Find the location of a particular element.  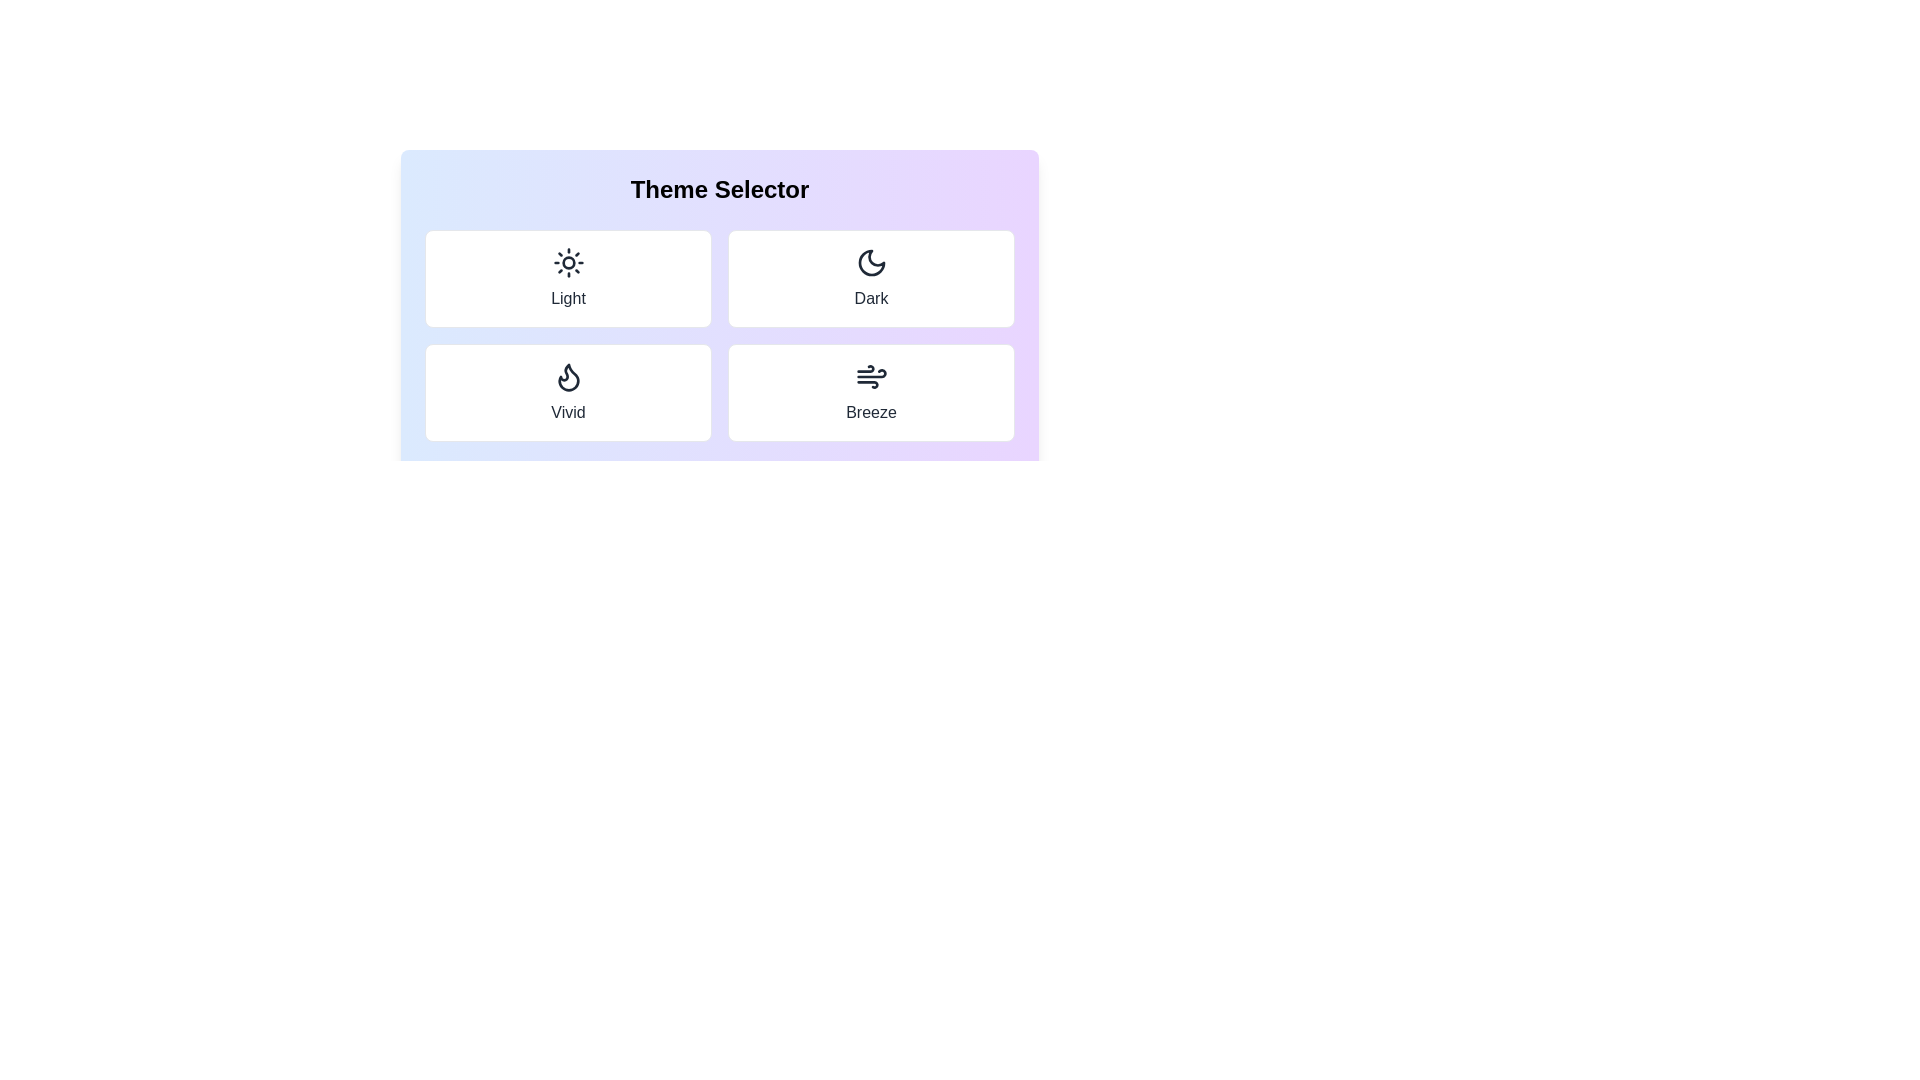

the theme Light by clicking its corresponding tile is located at coordinates (567, 278).